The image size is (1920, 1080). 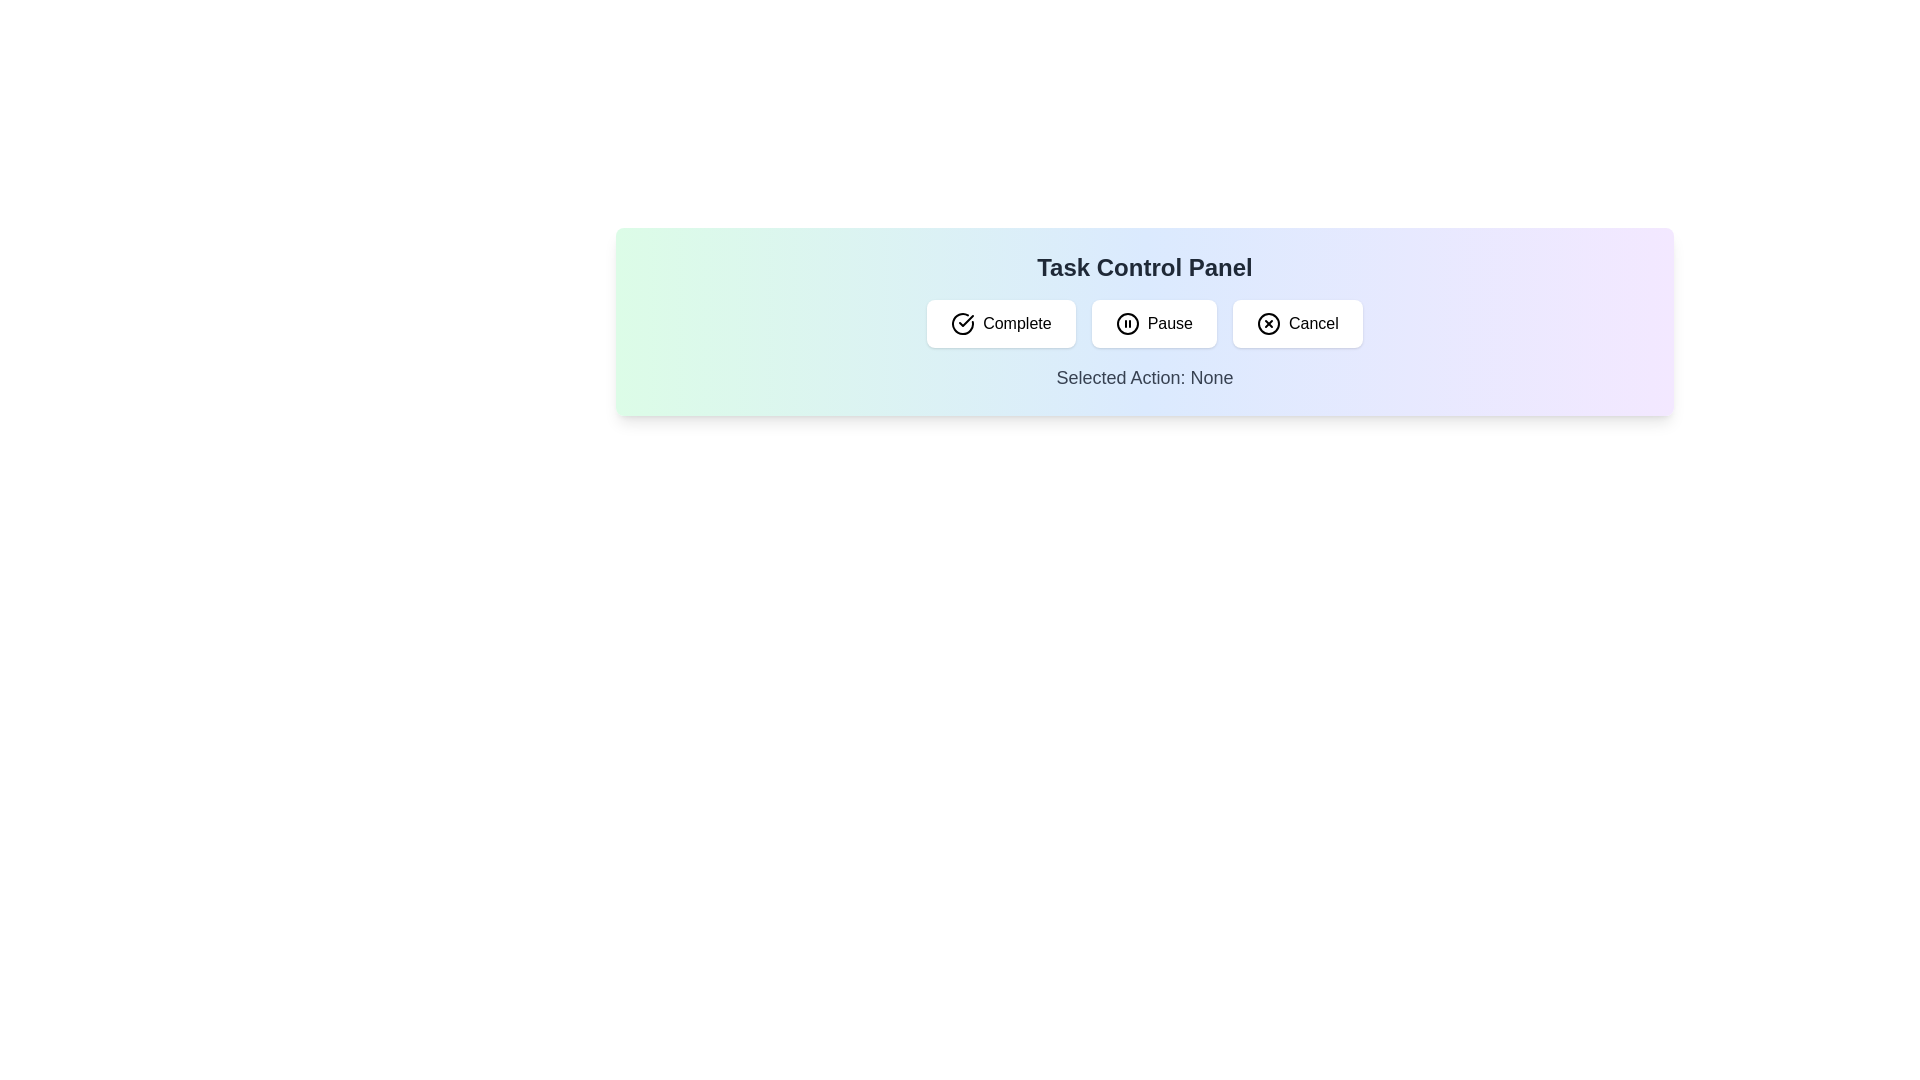 What do you see at coordinates (1144, 323) in the screenshot?
I see `the 'Pause' button in the Task Control Panel` at bounding box center [1144, 323].